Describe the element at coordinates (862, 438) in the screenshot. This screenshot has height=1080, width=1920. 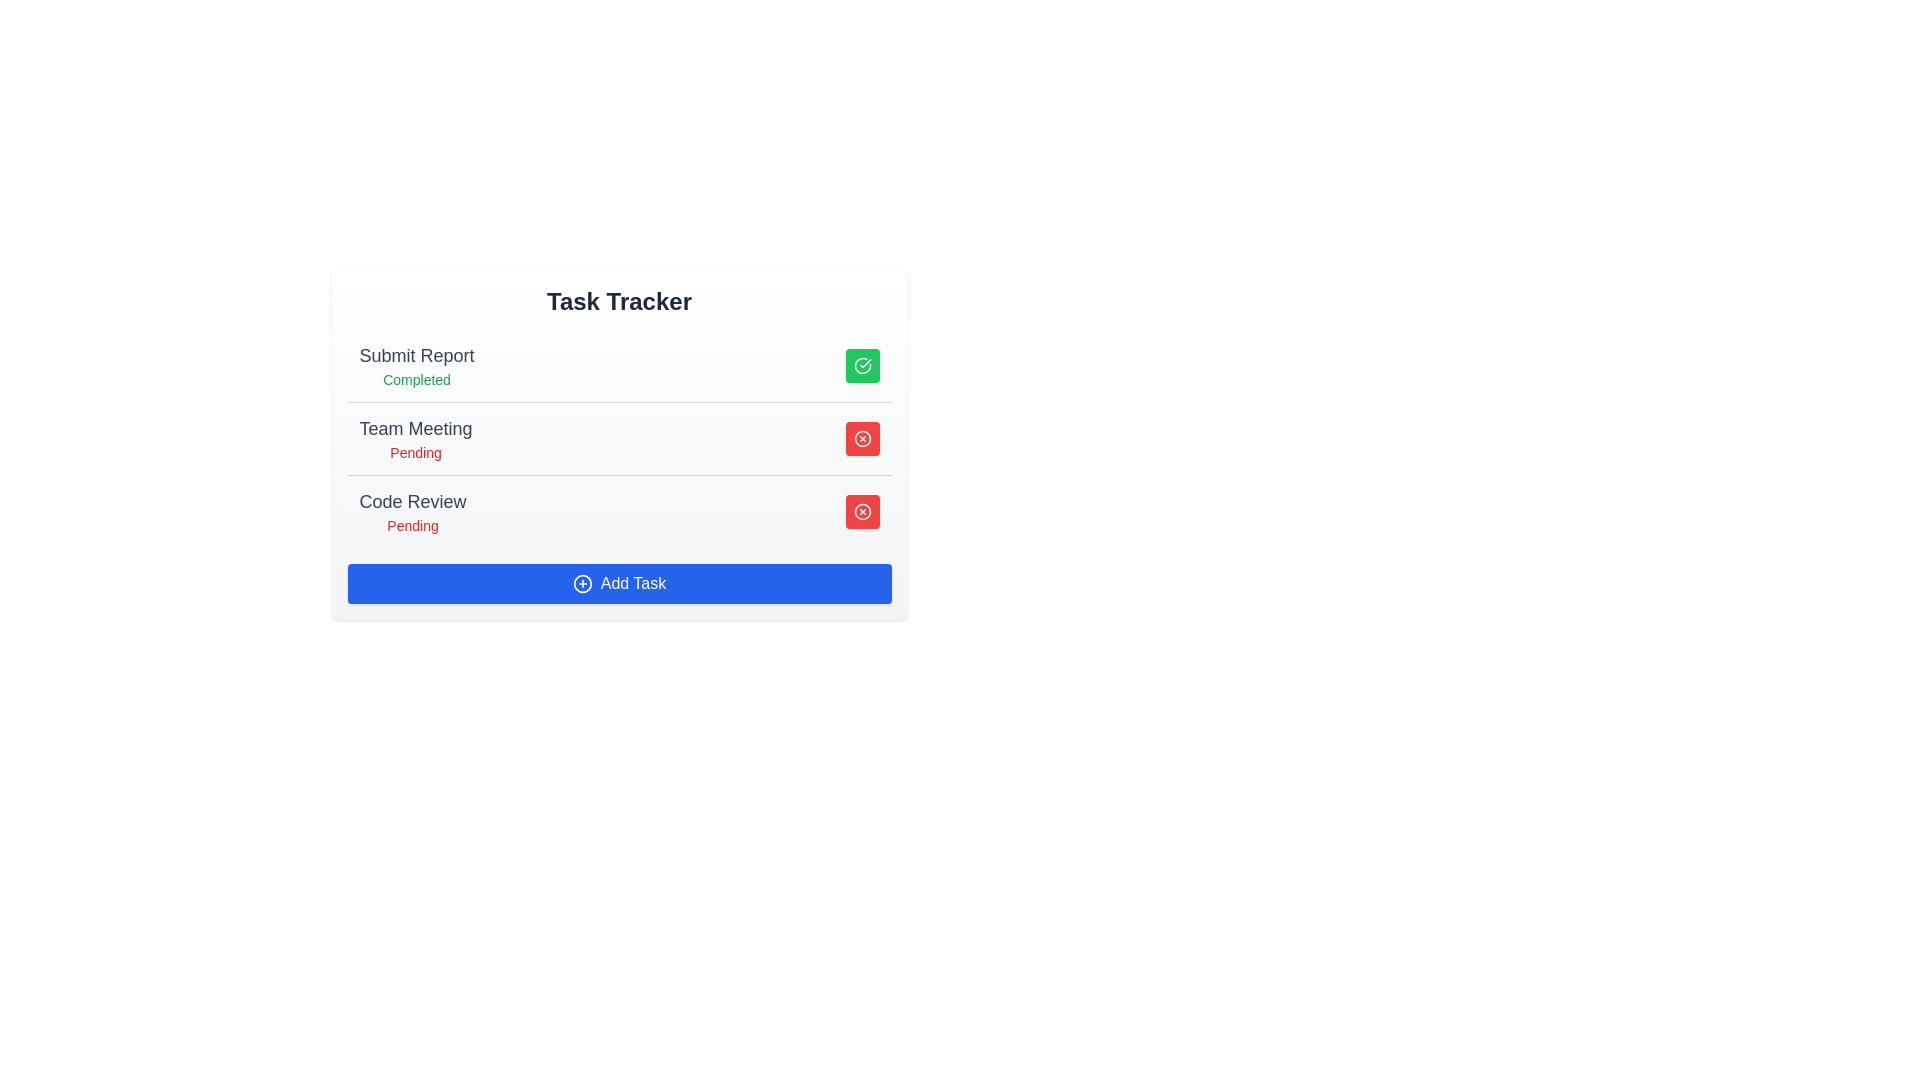
I see `the delete button located in the top-right corner of the 'Team Meeting' task entry` at that location.